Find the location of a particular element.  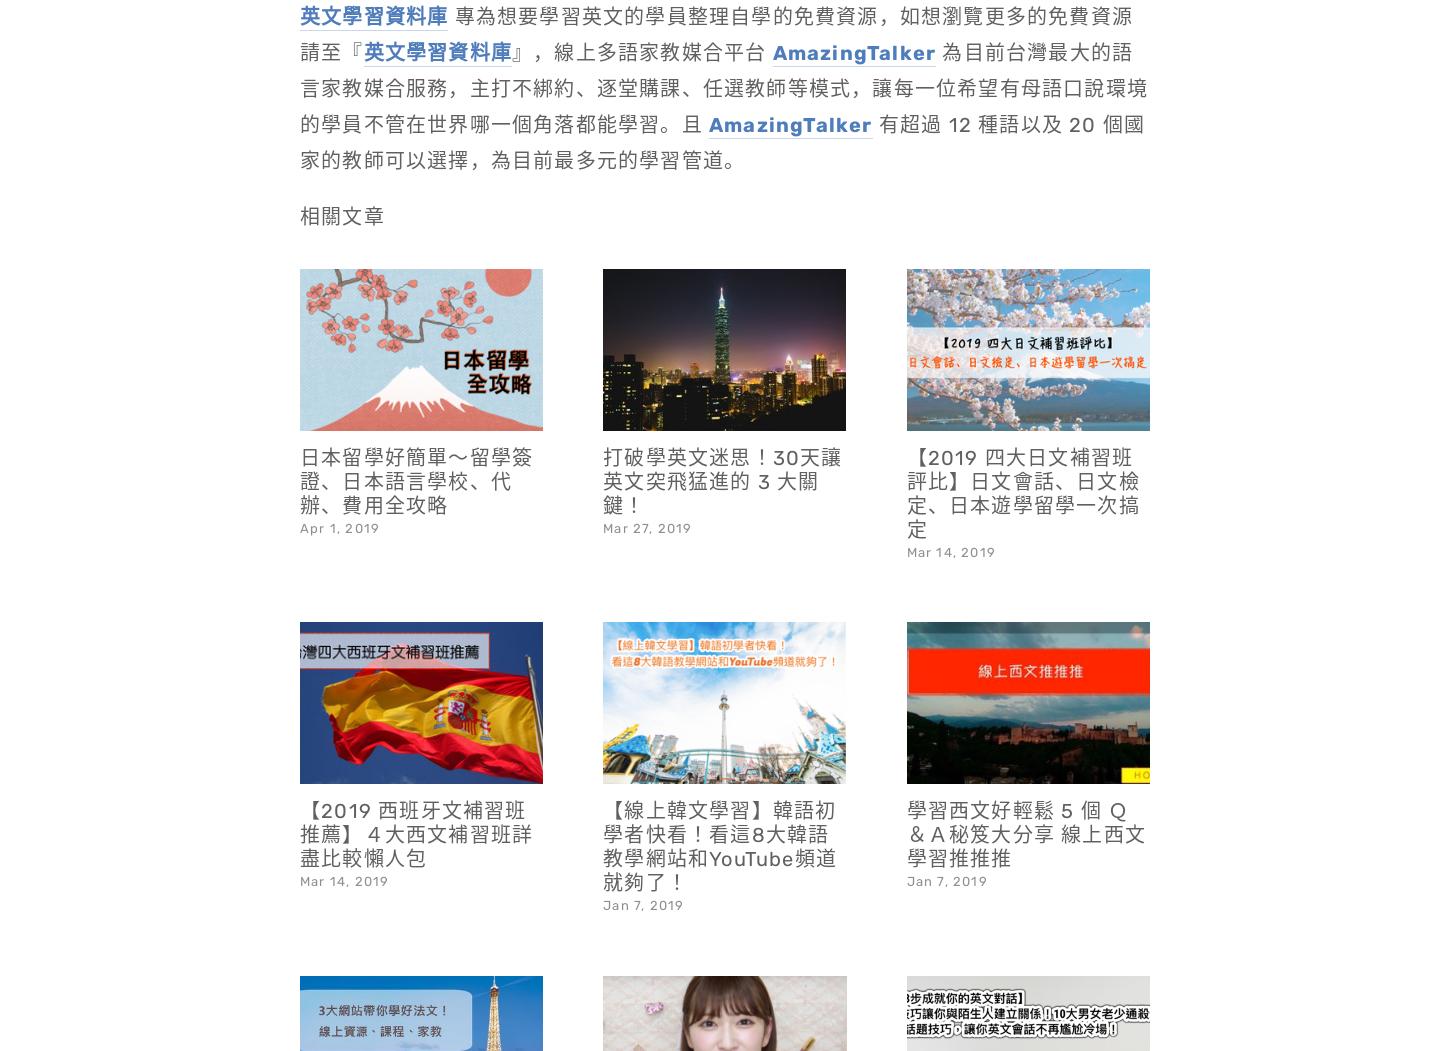

'【2019 四大日文補習班評比】日文會話、日文檢定、日本遊學留學一次搞定' is located at coordinates (1022, 442).